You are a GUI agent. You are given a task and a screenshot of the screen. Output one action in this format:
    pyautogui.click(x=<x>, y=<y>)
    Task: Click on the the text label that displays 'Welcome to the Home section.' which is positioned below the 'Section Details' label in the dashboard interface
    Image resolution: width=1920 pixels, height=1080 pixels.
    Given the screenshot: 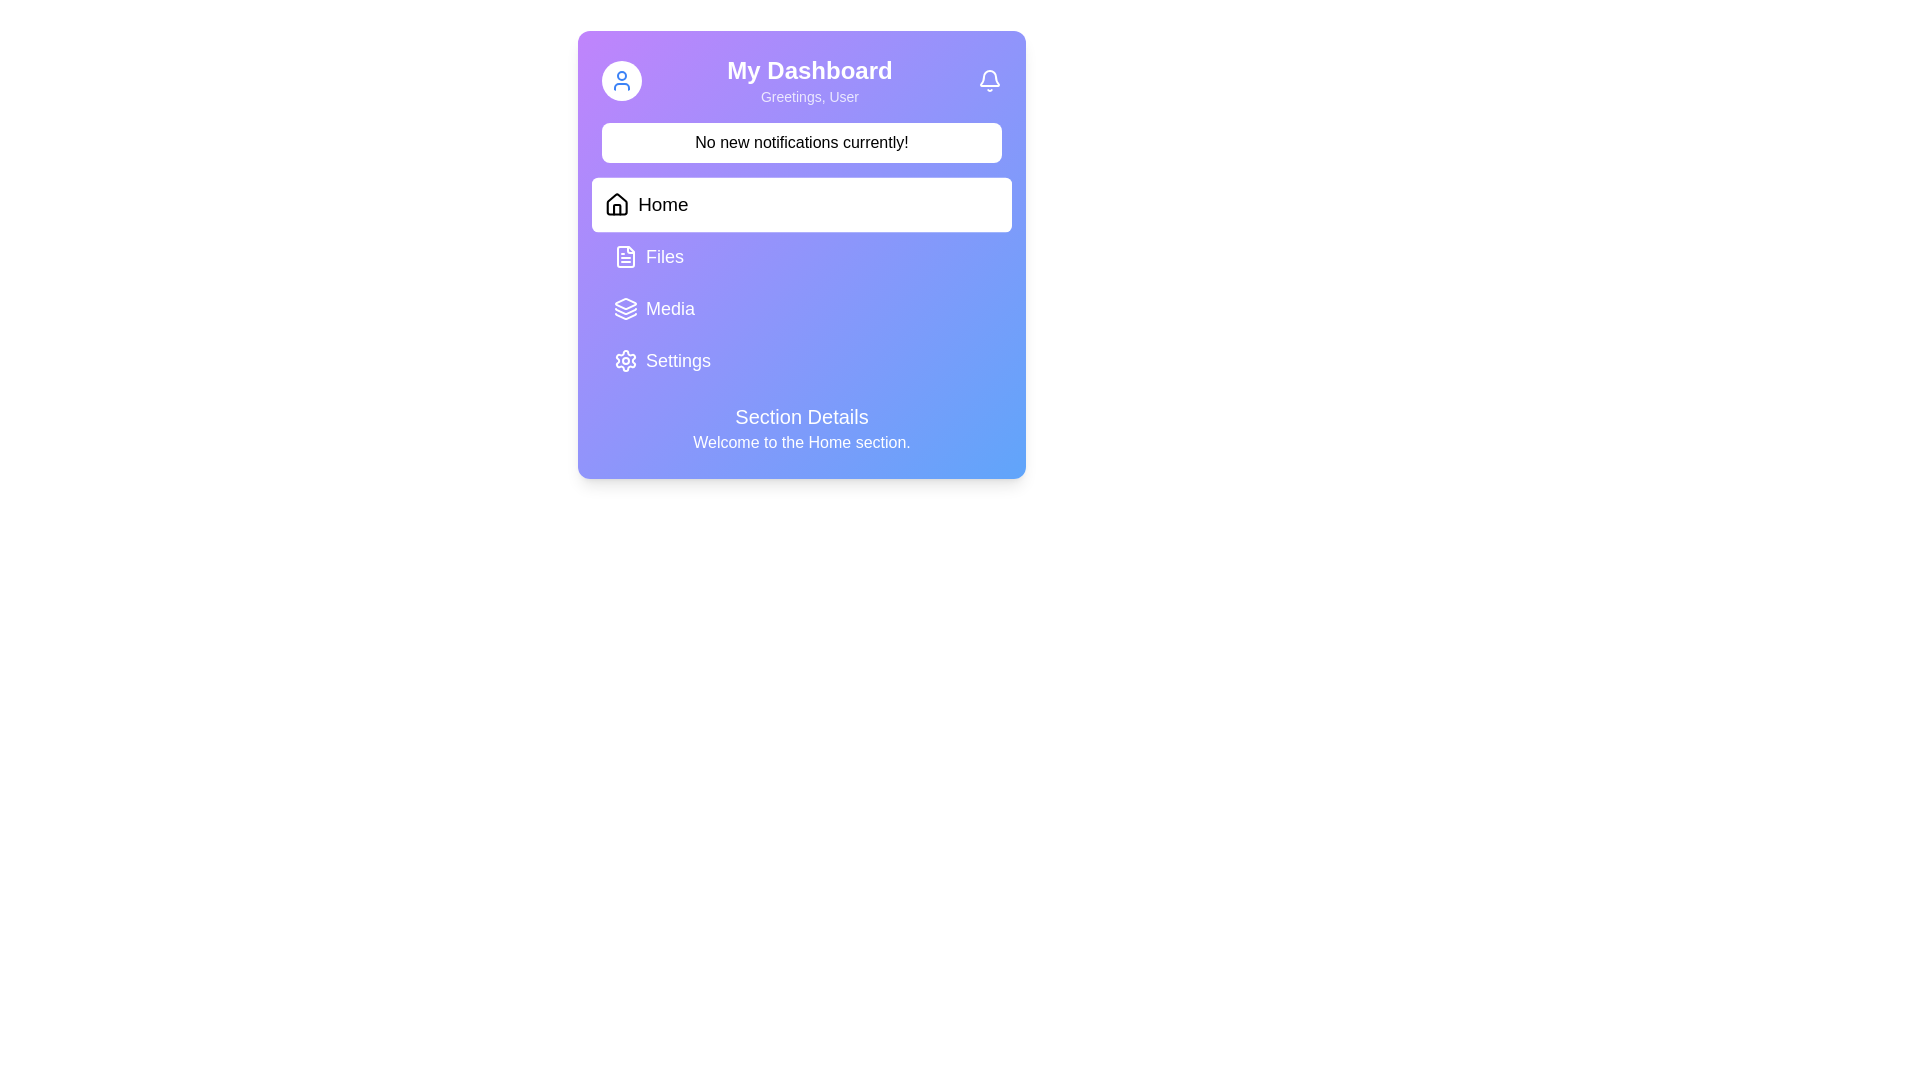 What is the action you would take?
    pyautogui.click(x=801, y=442)
    